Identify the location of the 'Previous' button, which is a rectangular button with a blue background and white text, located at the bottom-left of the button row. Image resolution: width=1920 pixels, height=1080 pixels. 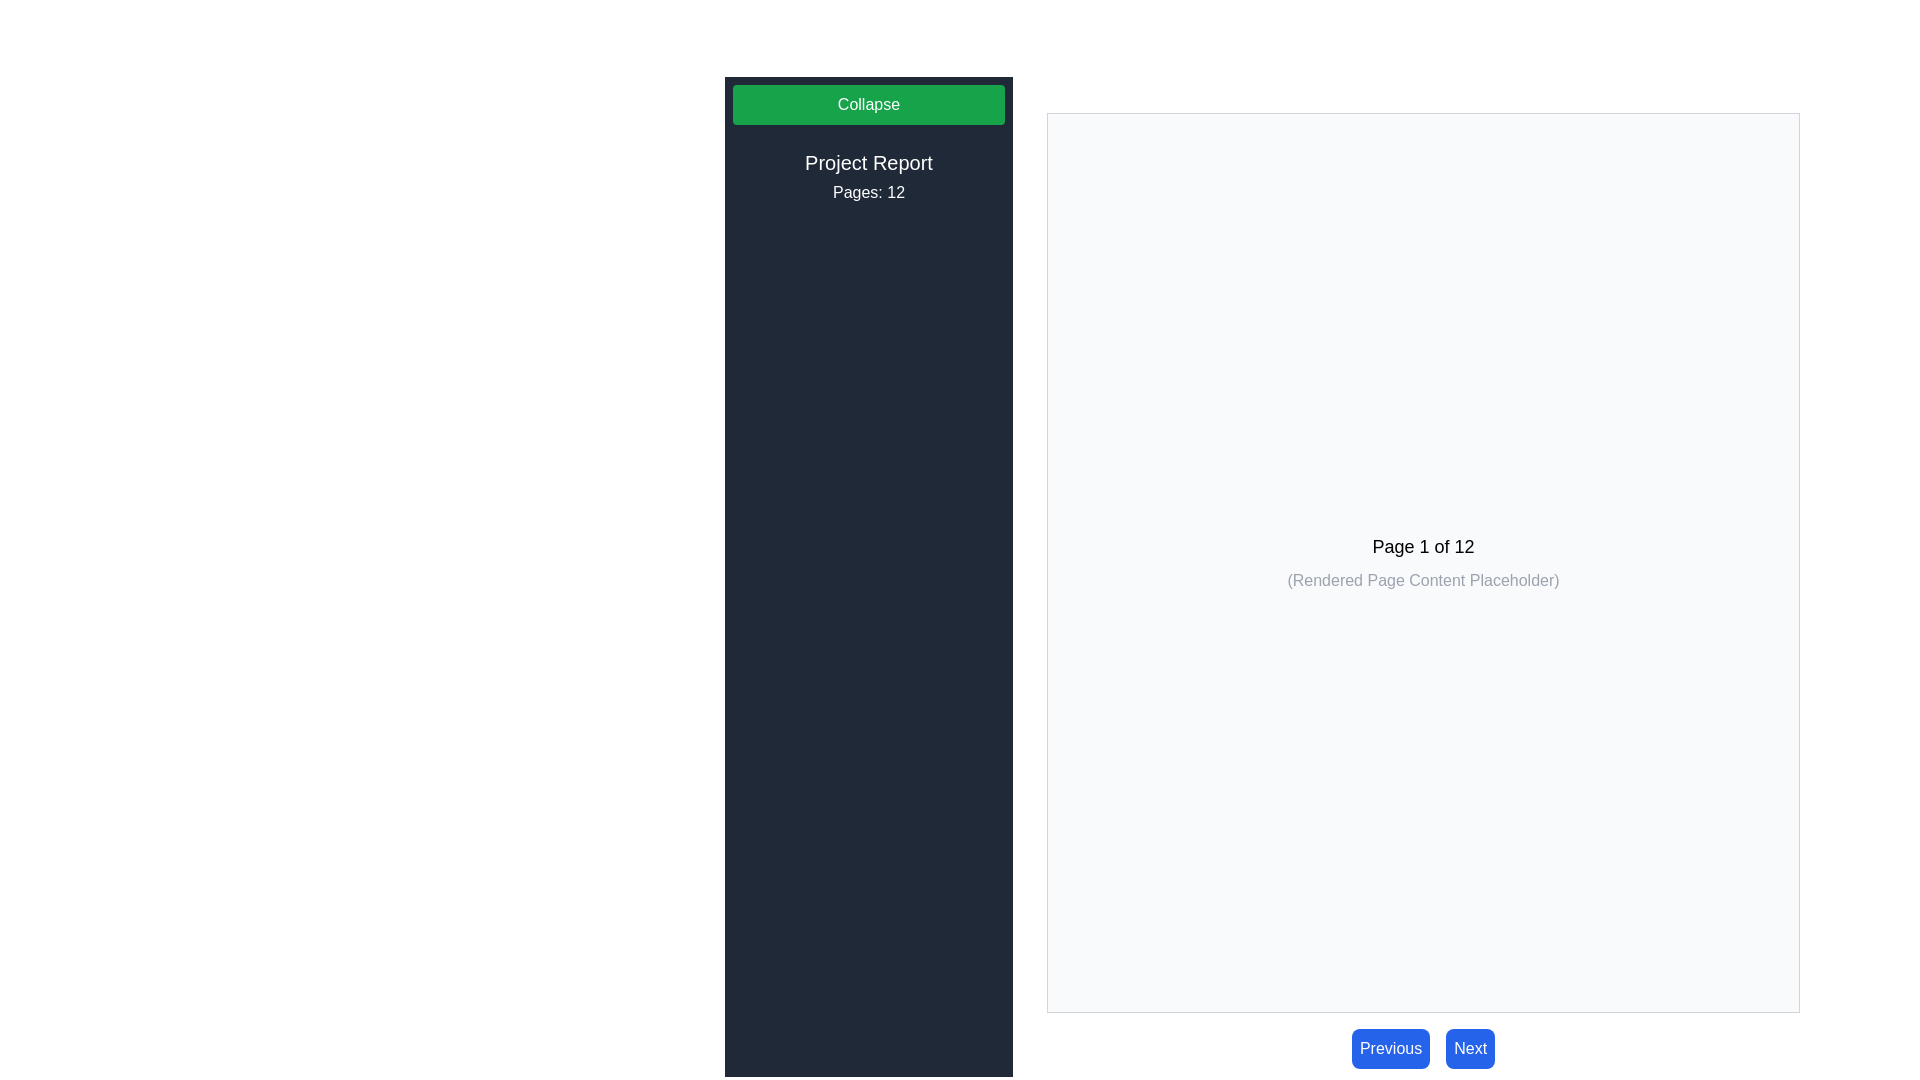
(1390, 1048).